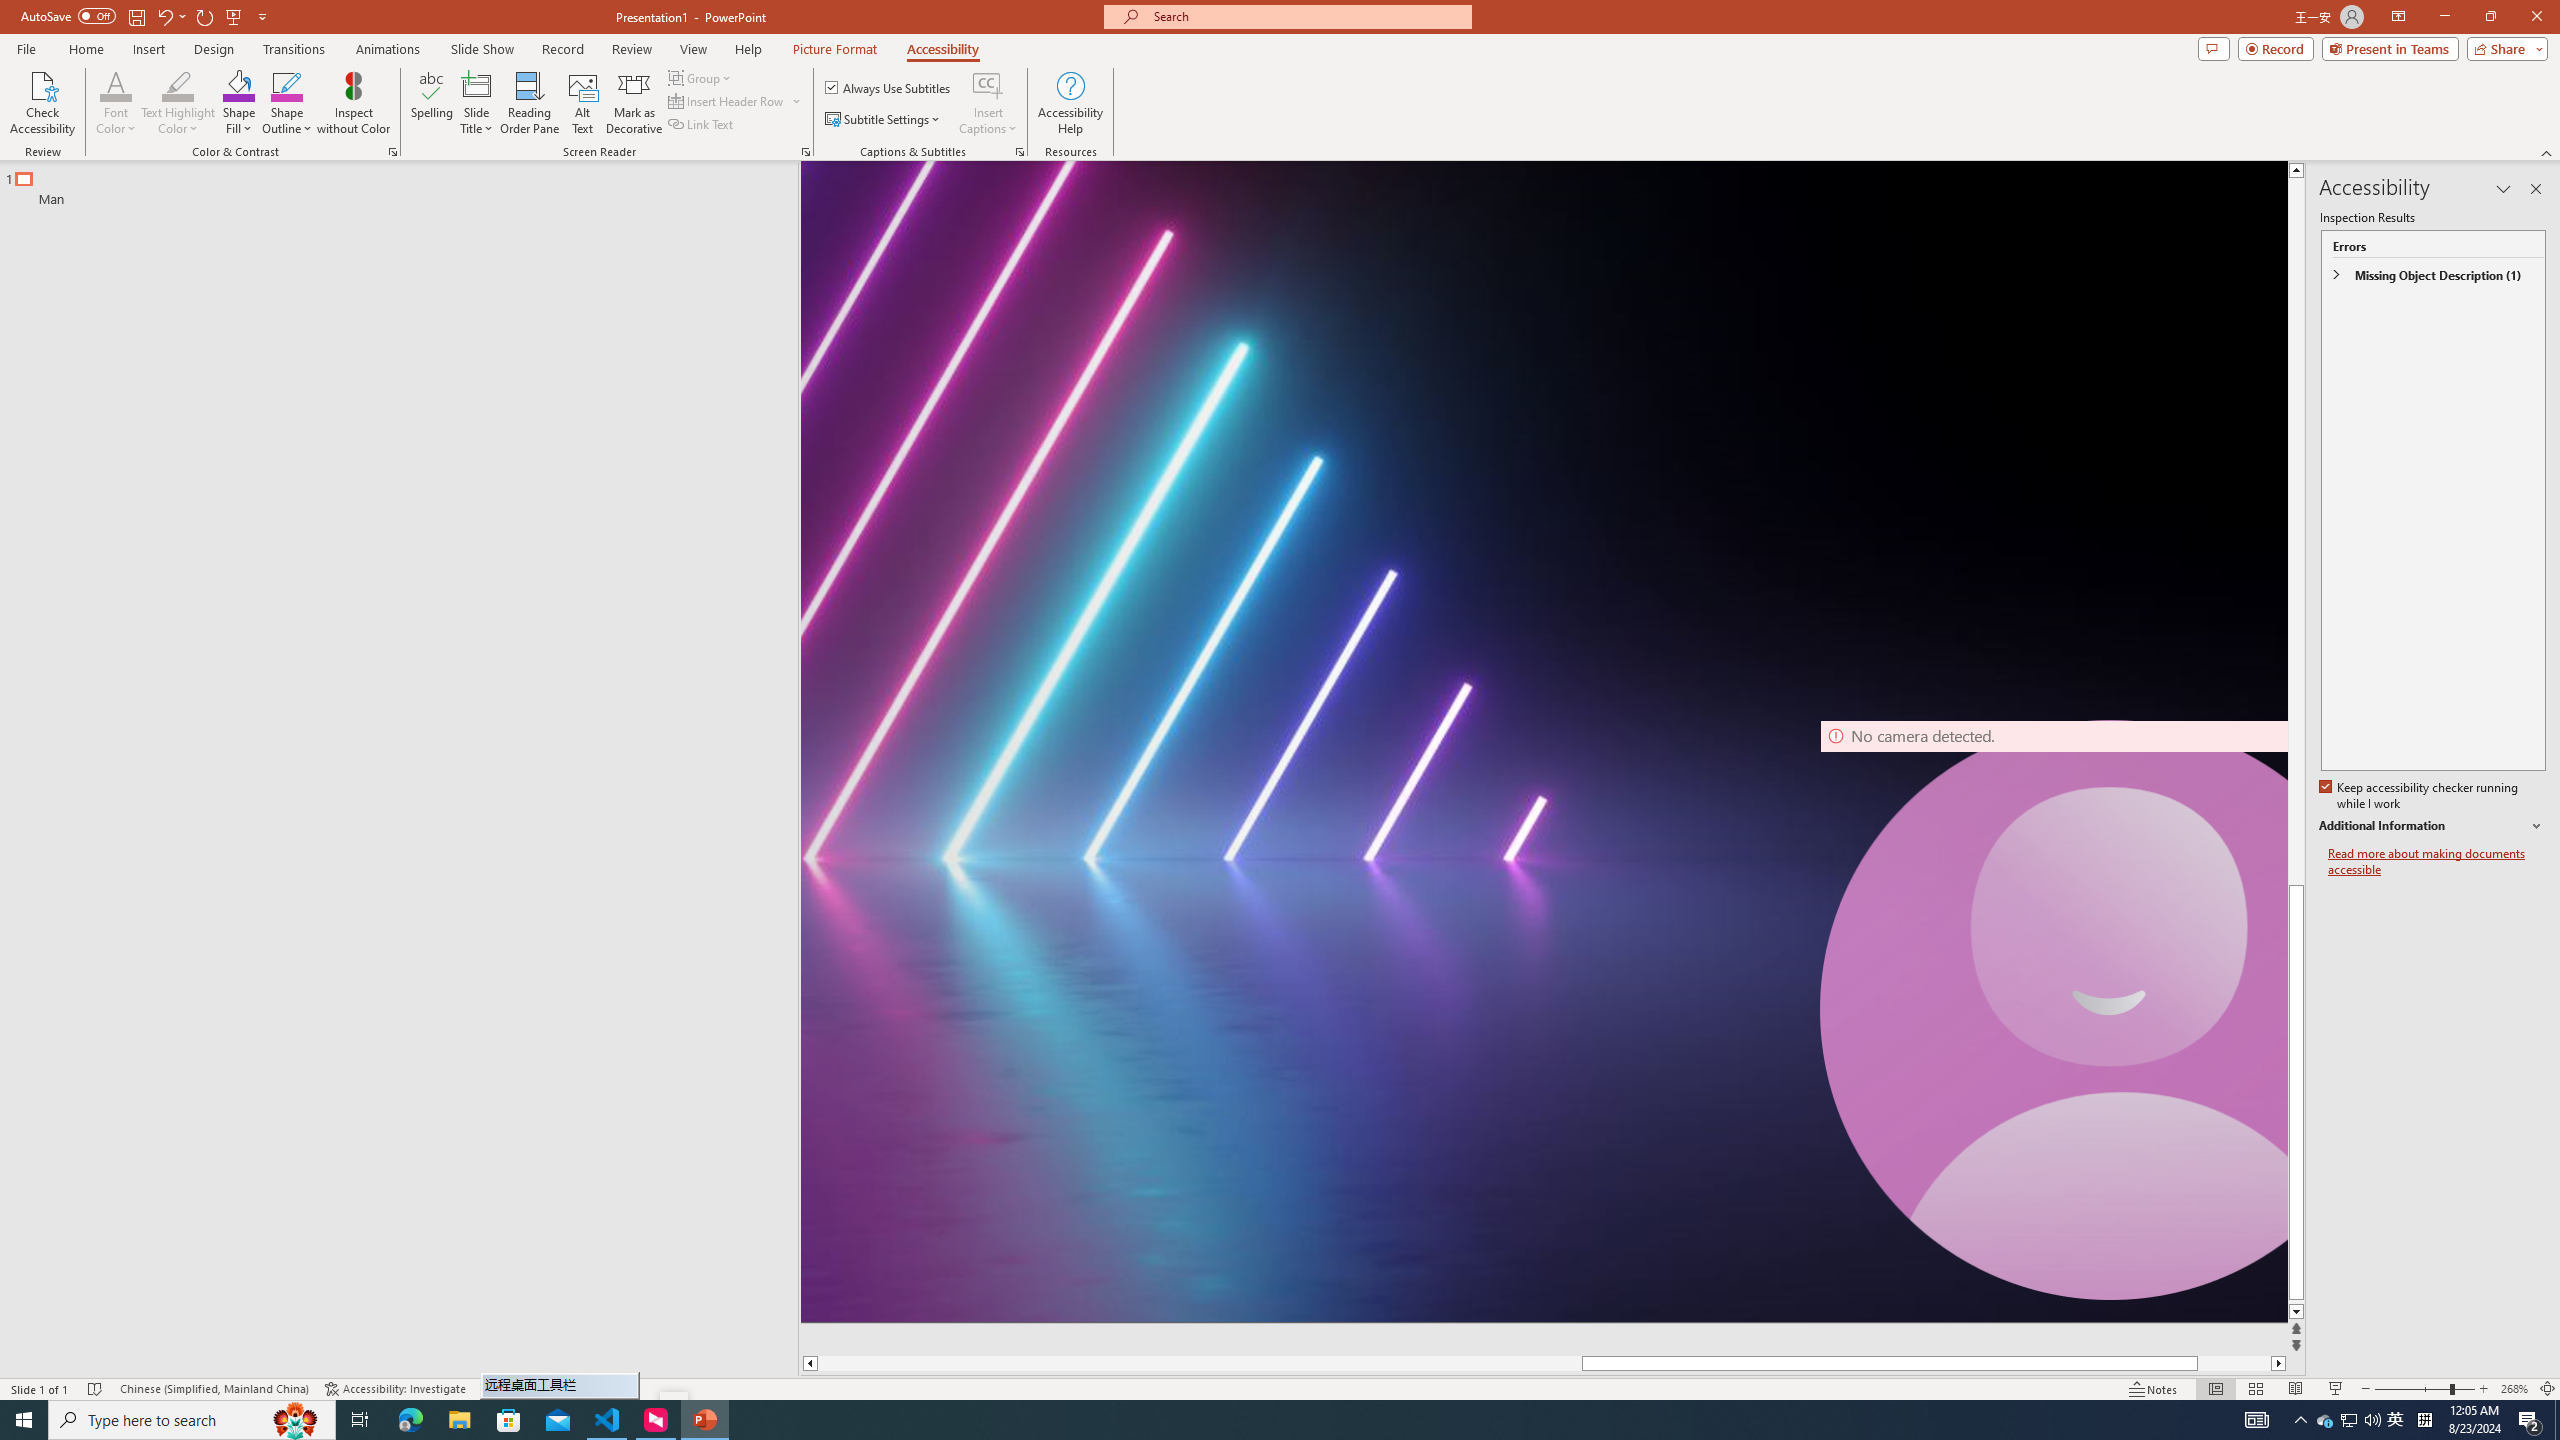  I want to click on 'Captions & Subtitles', so click(1019, 150).